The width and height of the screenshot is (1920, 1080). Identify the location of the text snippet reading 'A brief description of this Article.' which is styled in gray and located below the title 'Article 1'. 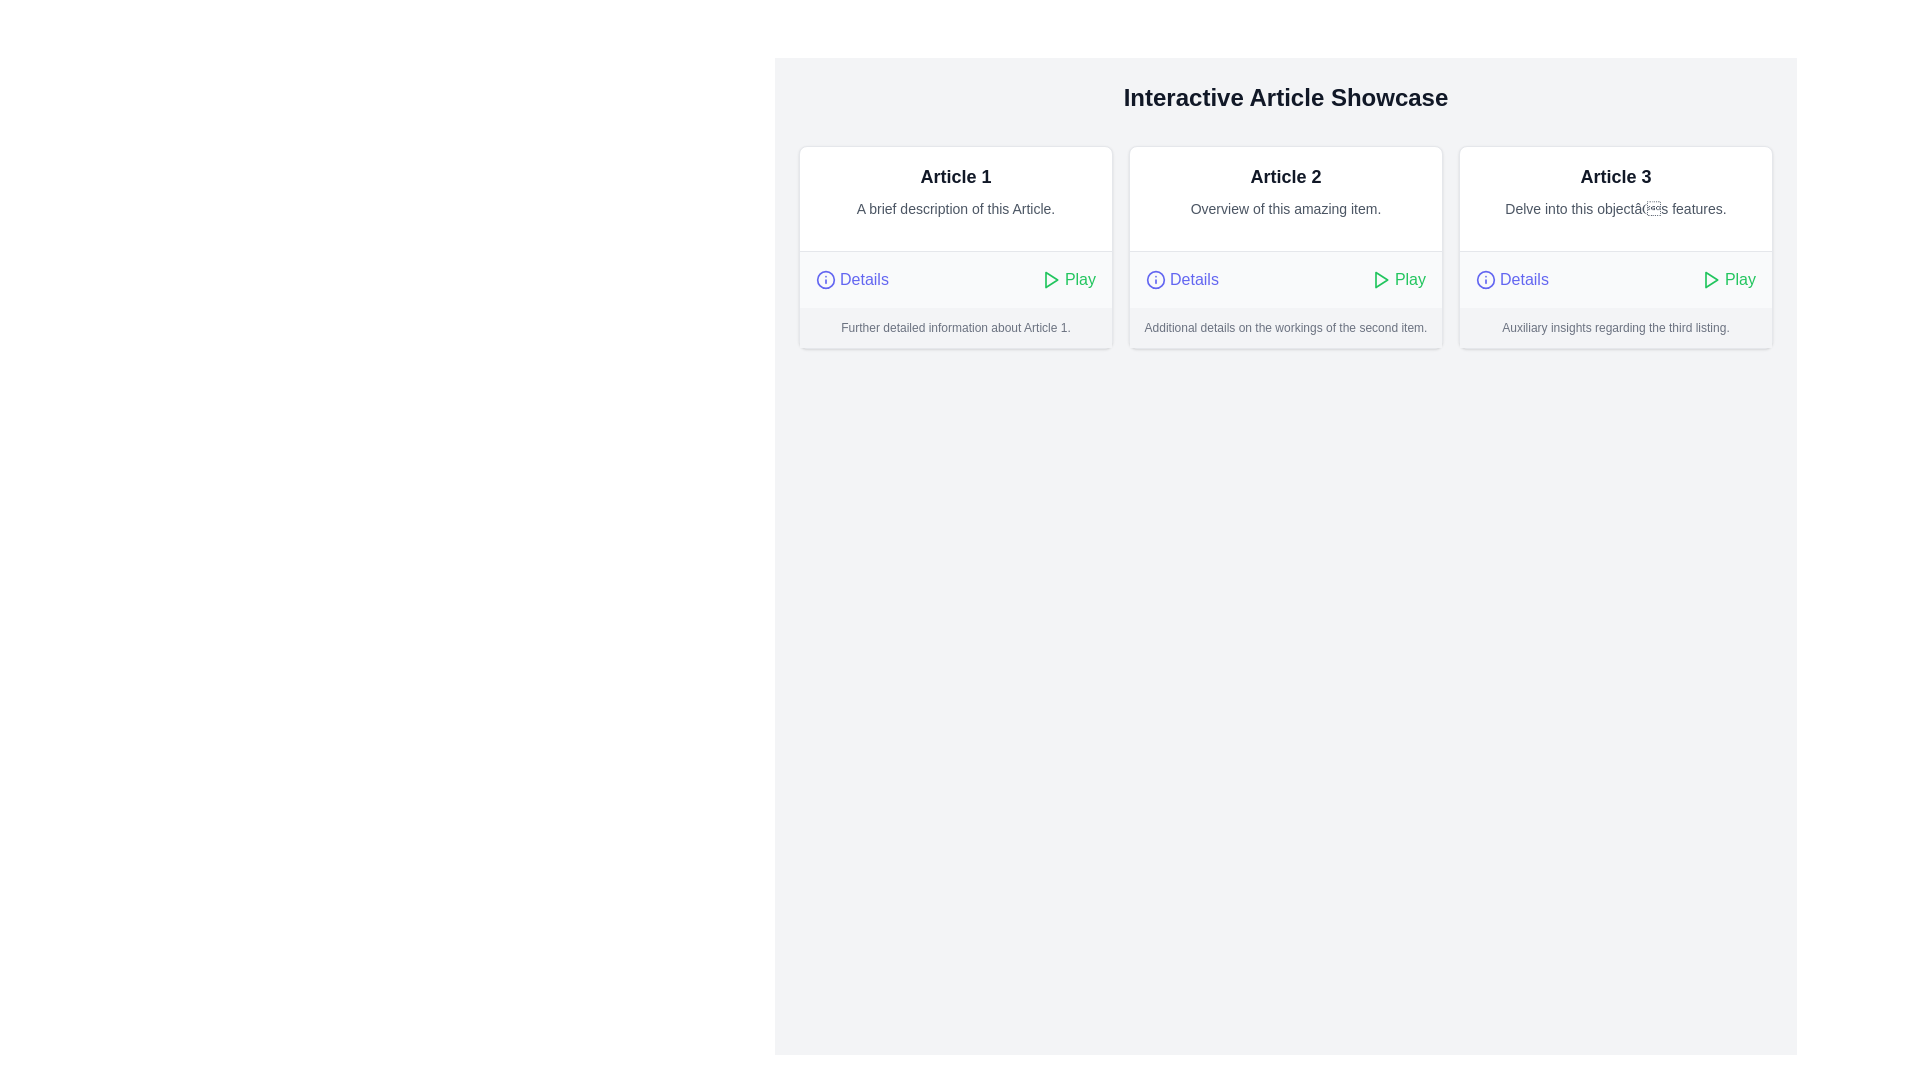
(954, 208).